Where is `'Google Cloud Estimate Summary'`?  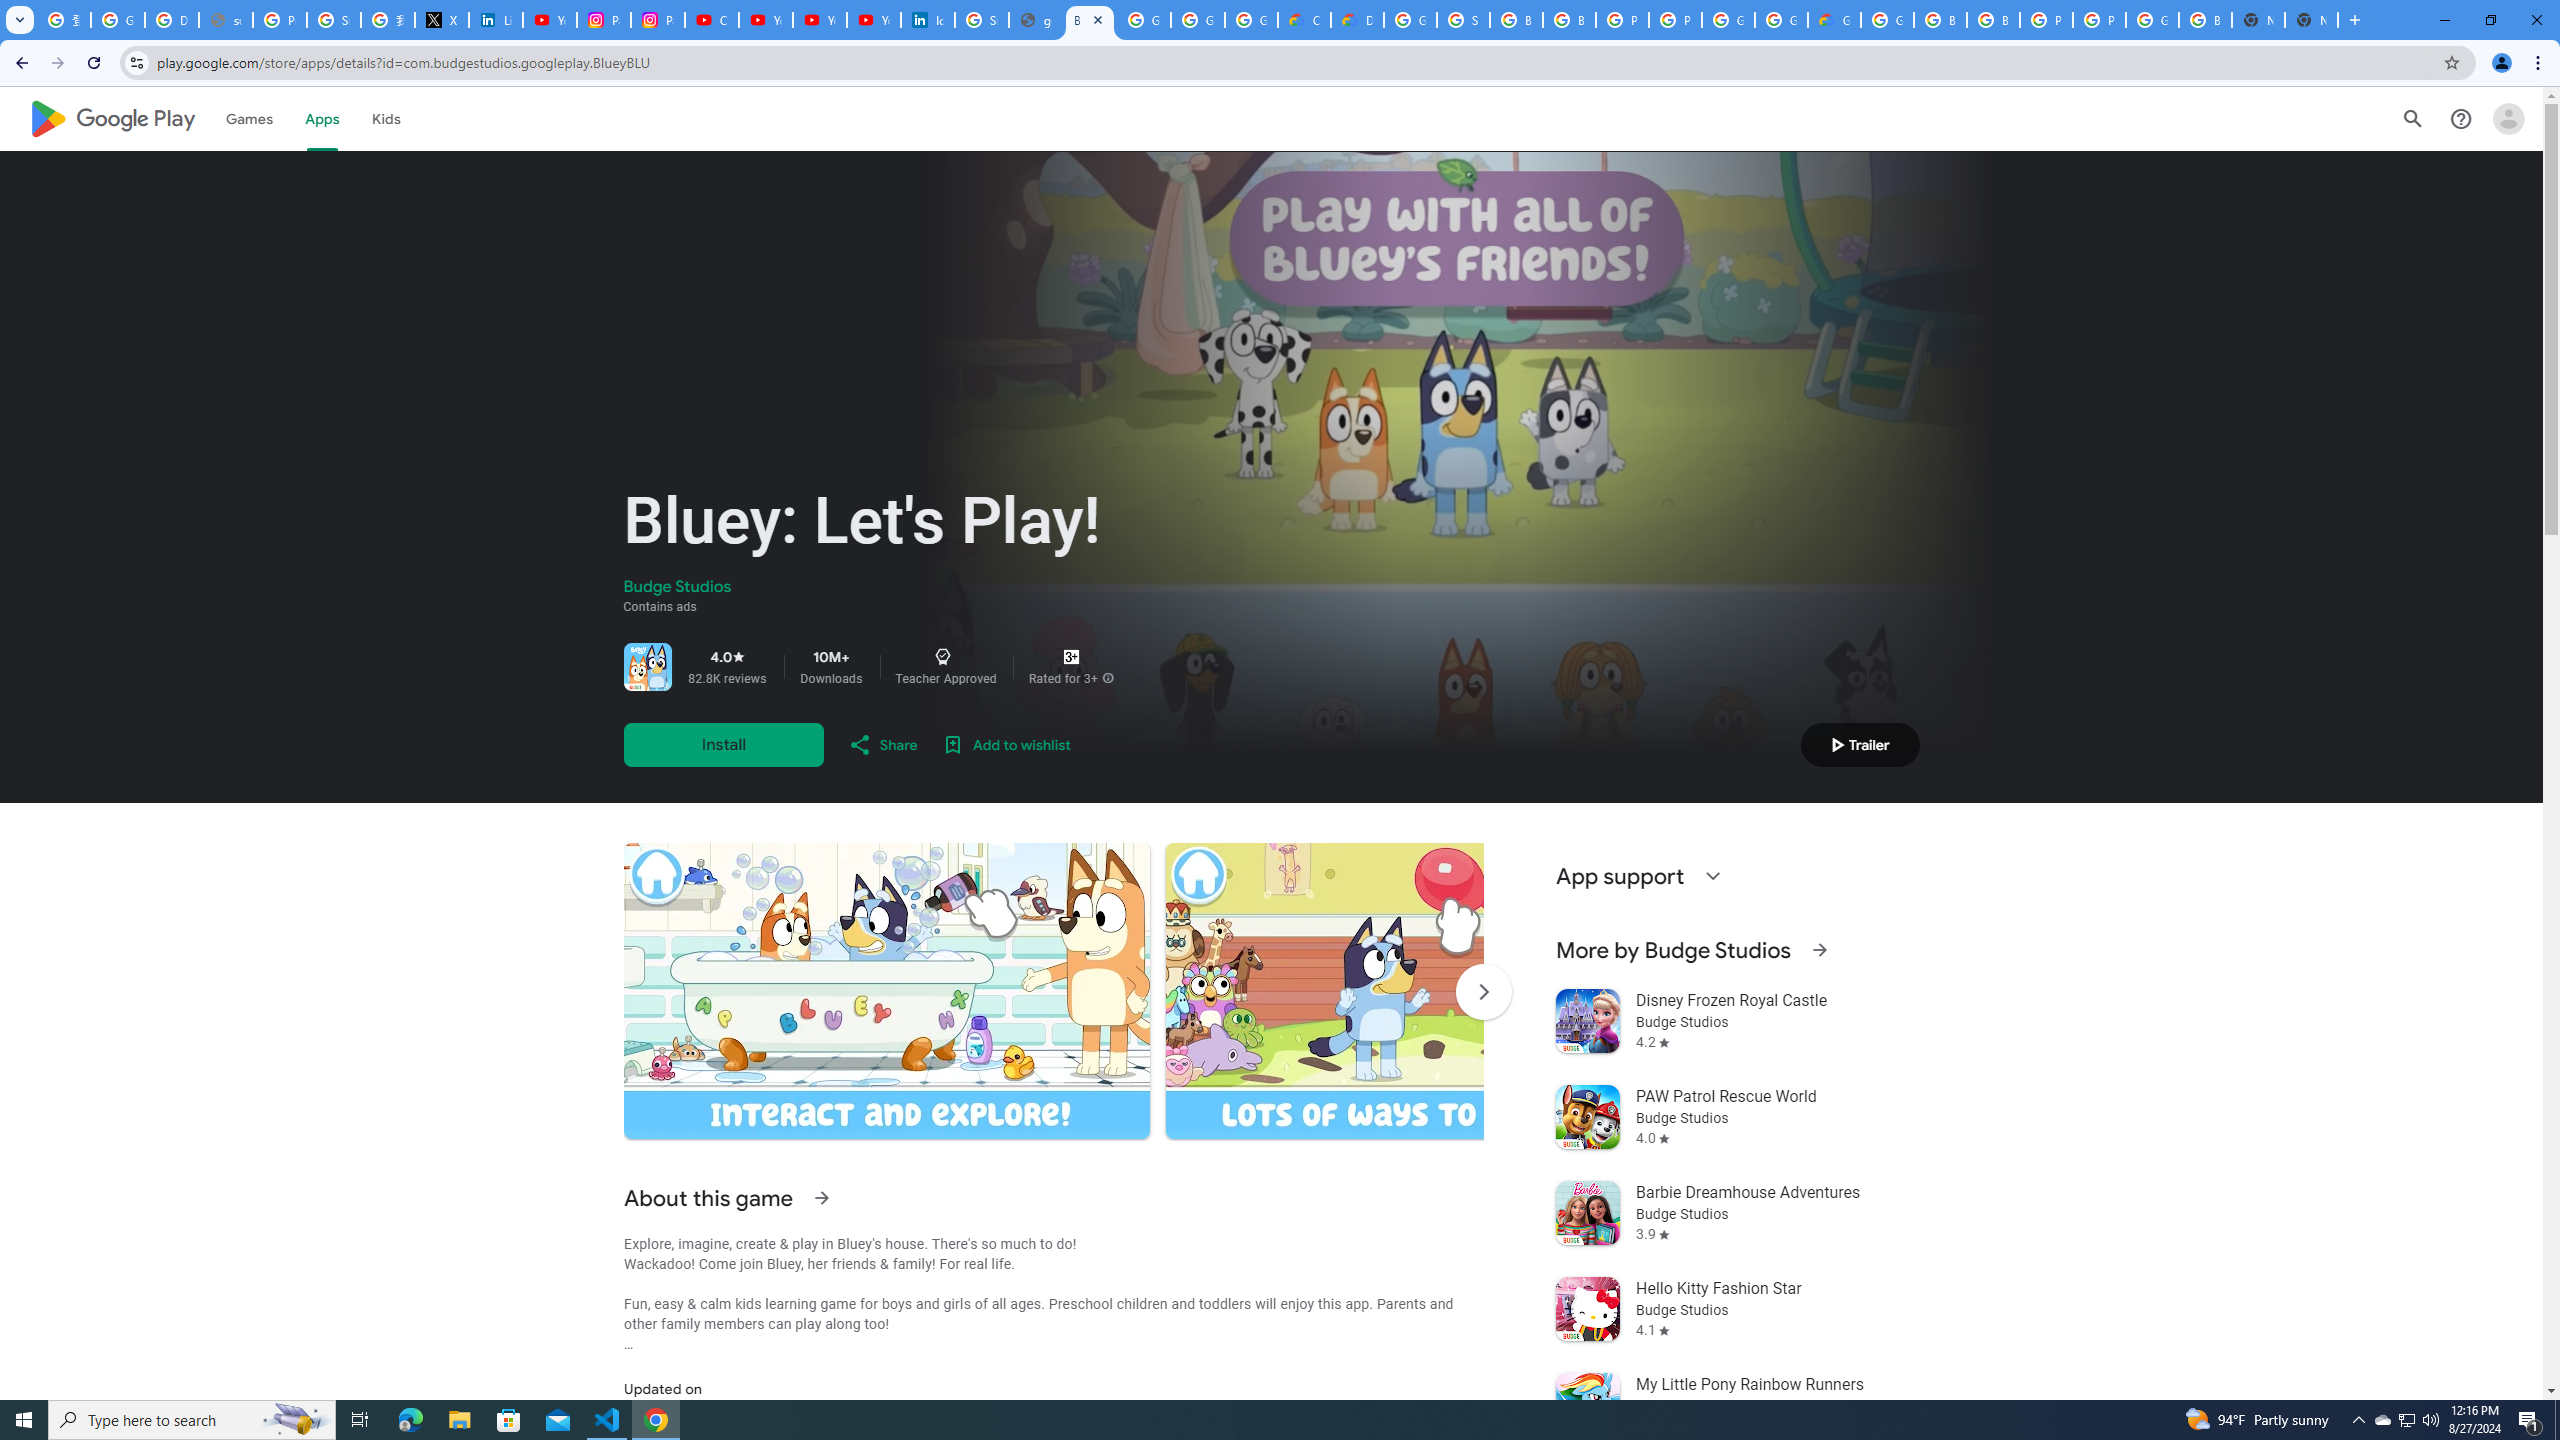
'Google Cloud Estimate Summary' is located at coordinates (1834, 19).